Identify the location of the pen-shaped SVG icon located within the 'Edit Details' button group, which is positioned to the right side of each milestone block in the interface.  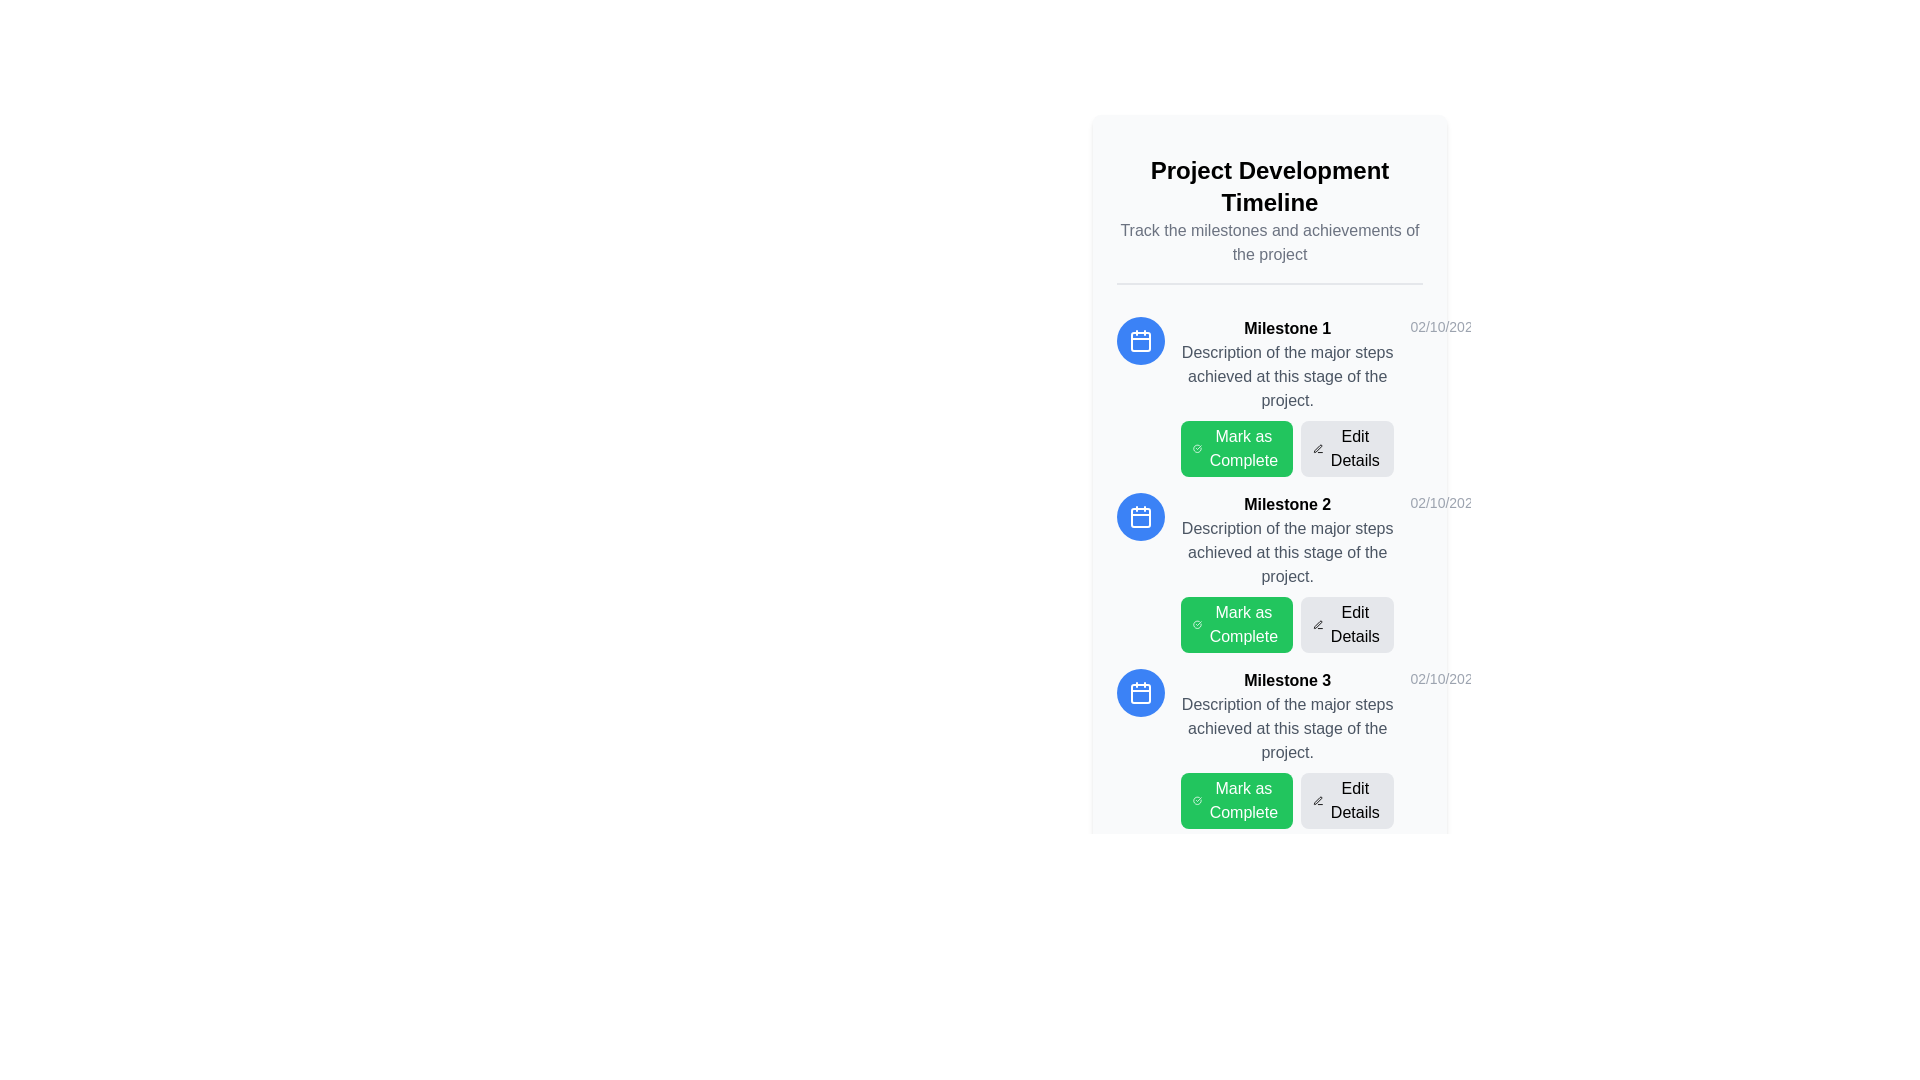
(1318, 623).